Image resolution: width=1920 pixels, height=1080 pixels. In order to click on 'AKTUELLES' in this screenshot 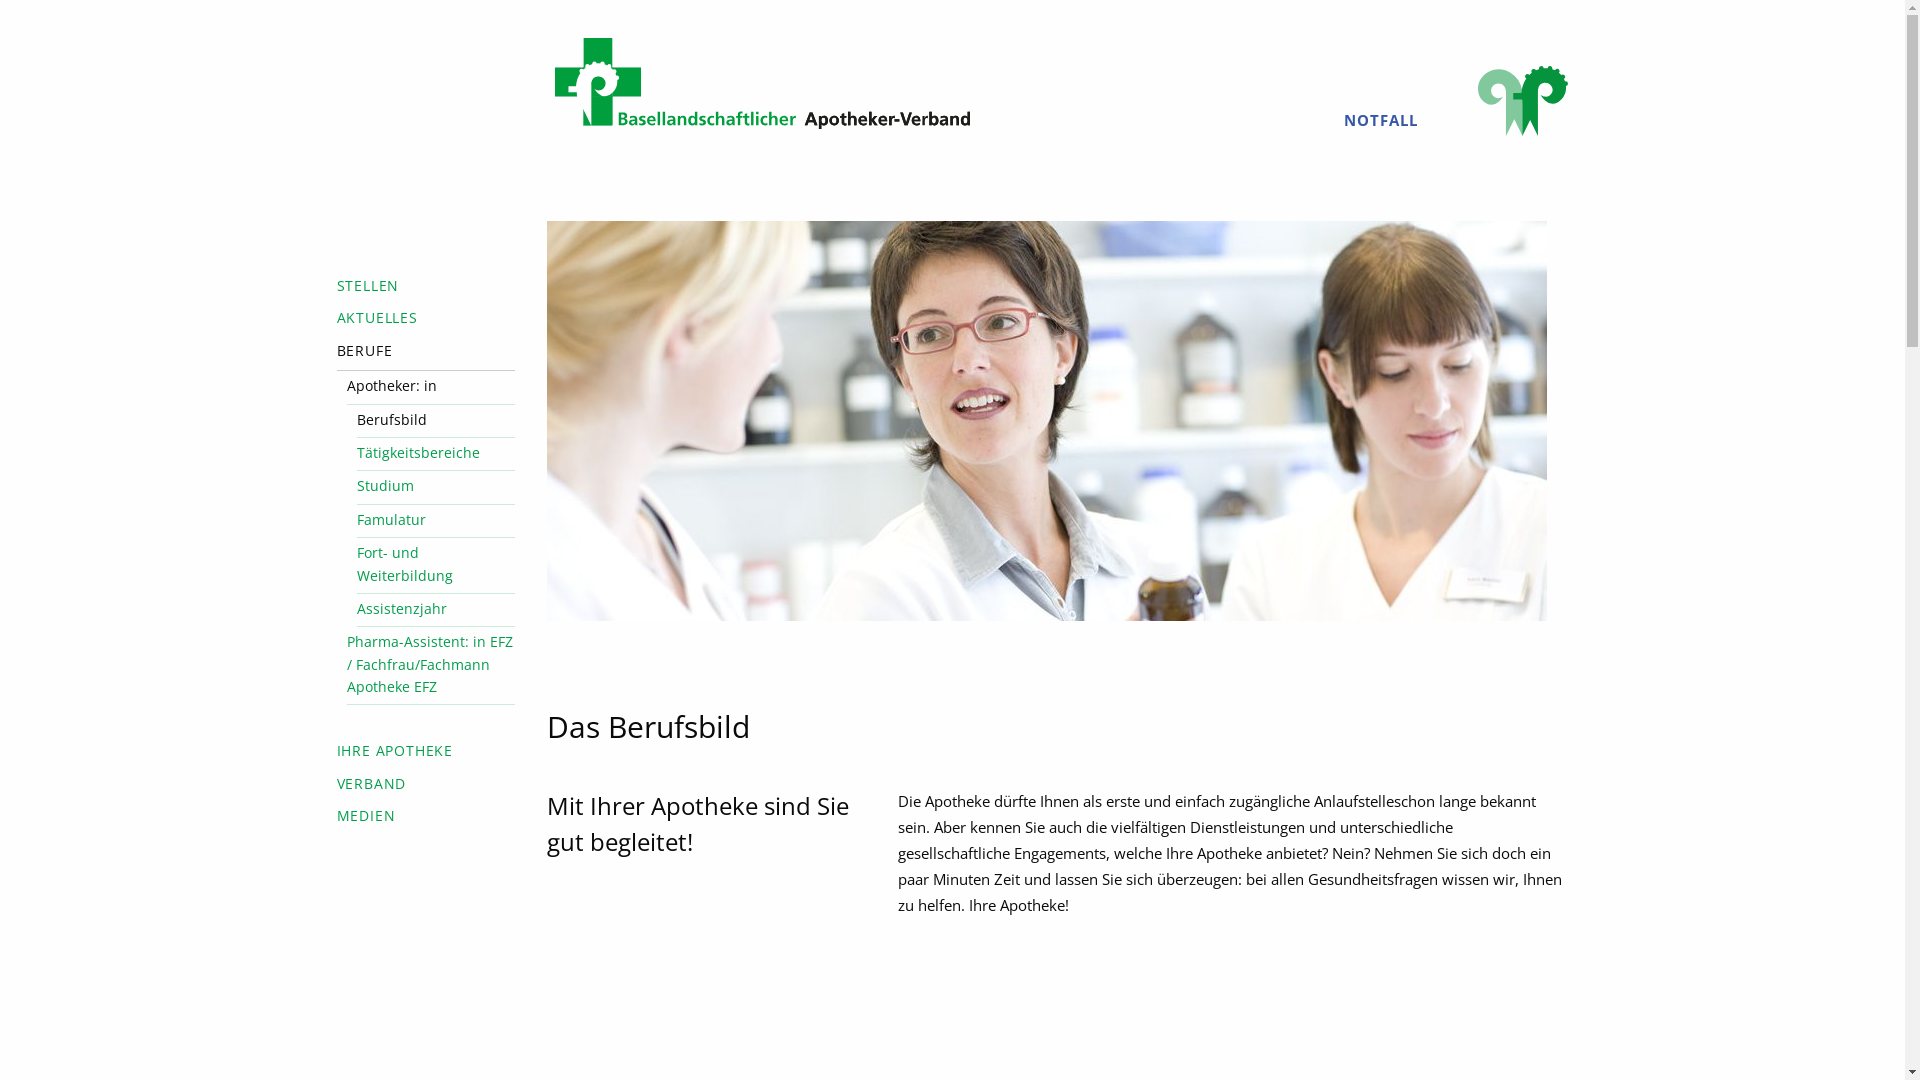, I will do `click(336, 319)`.